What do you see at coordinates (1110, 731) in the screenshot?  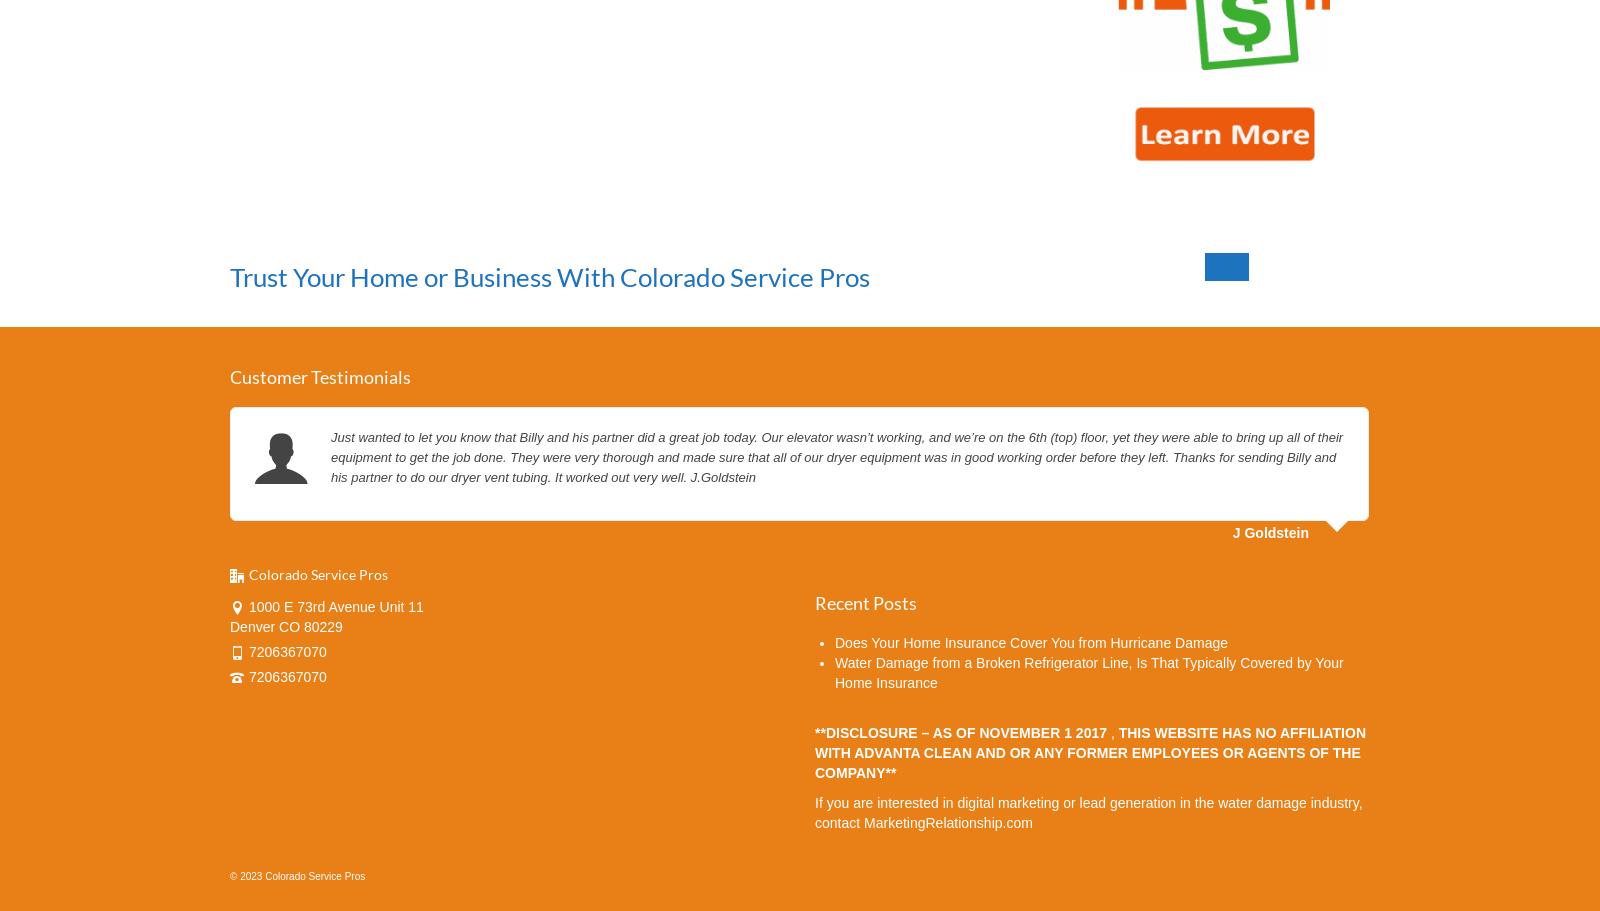 I see `','` at bounding box center [1110, 731].